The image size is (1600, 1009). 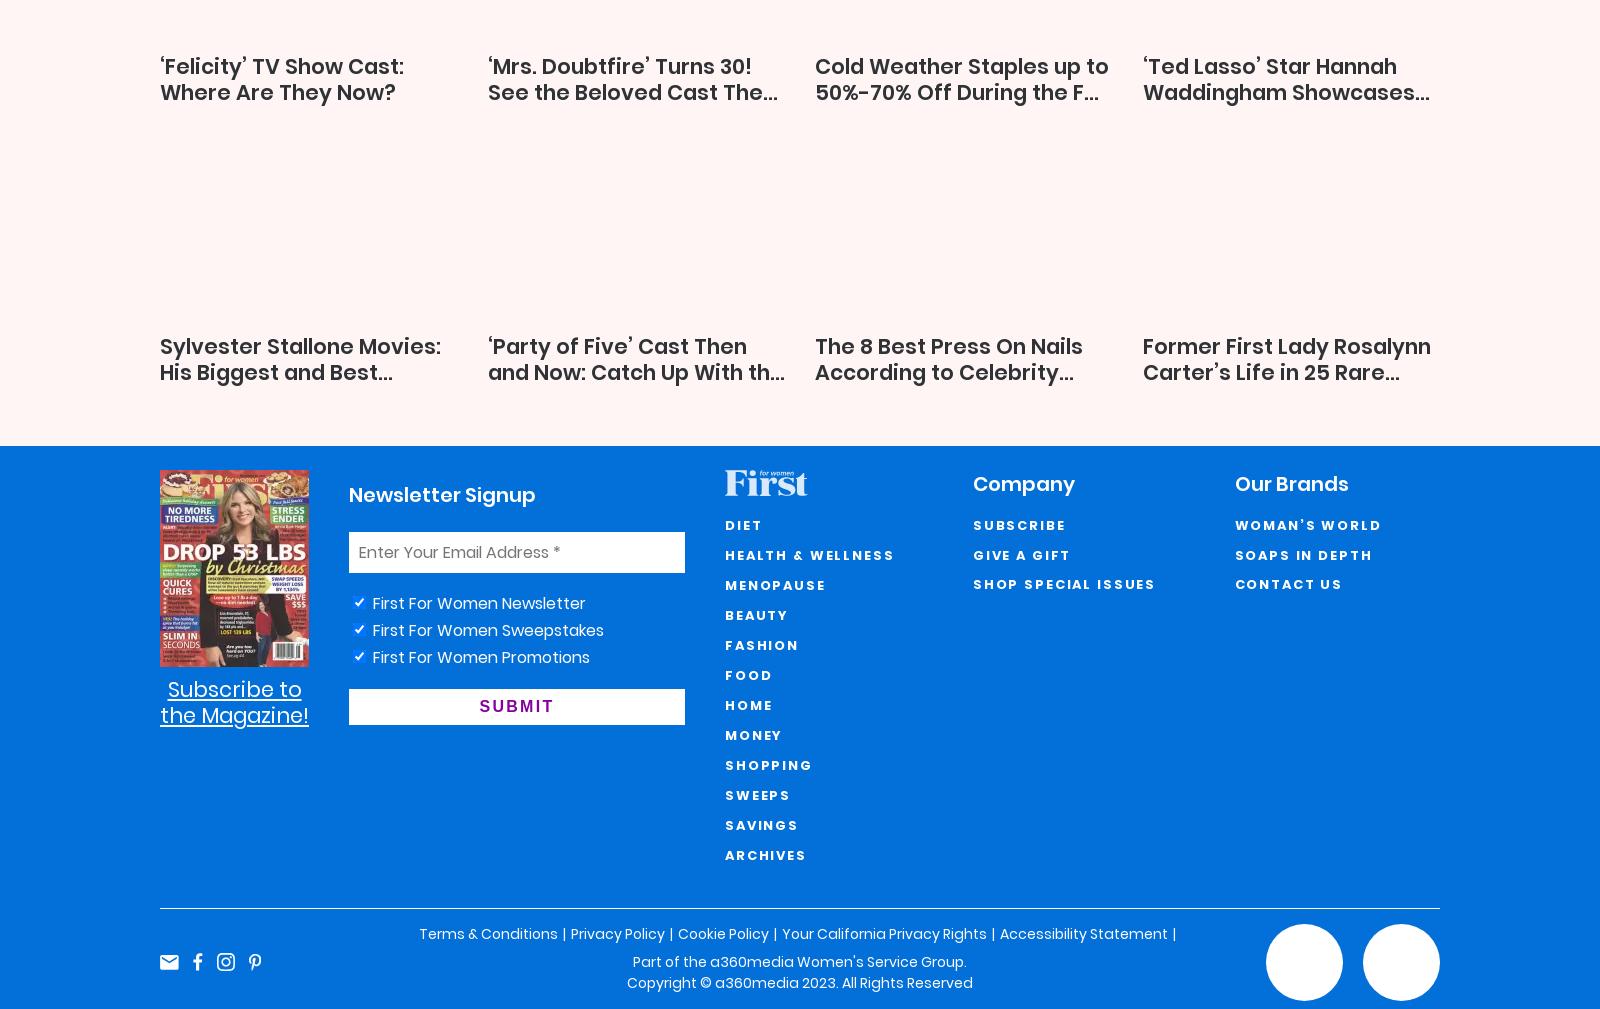 I want to click on 'Soaps in Depth', so click(x=1302, y=554).